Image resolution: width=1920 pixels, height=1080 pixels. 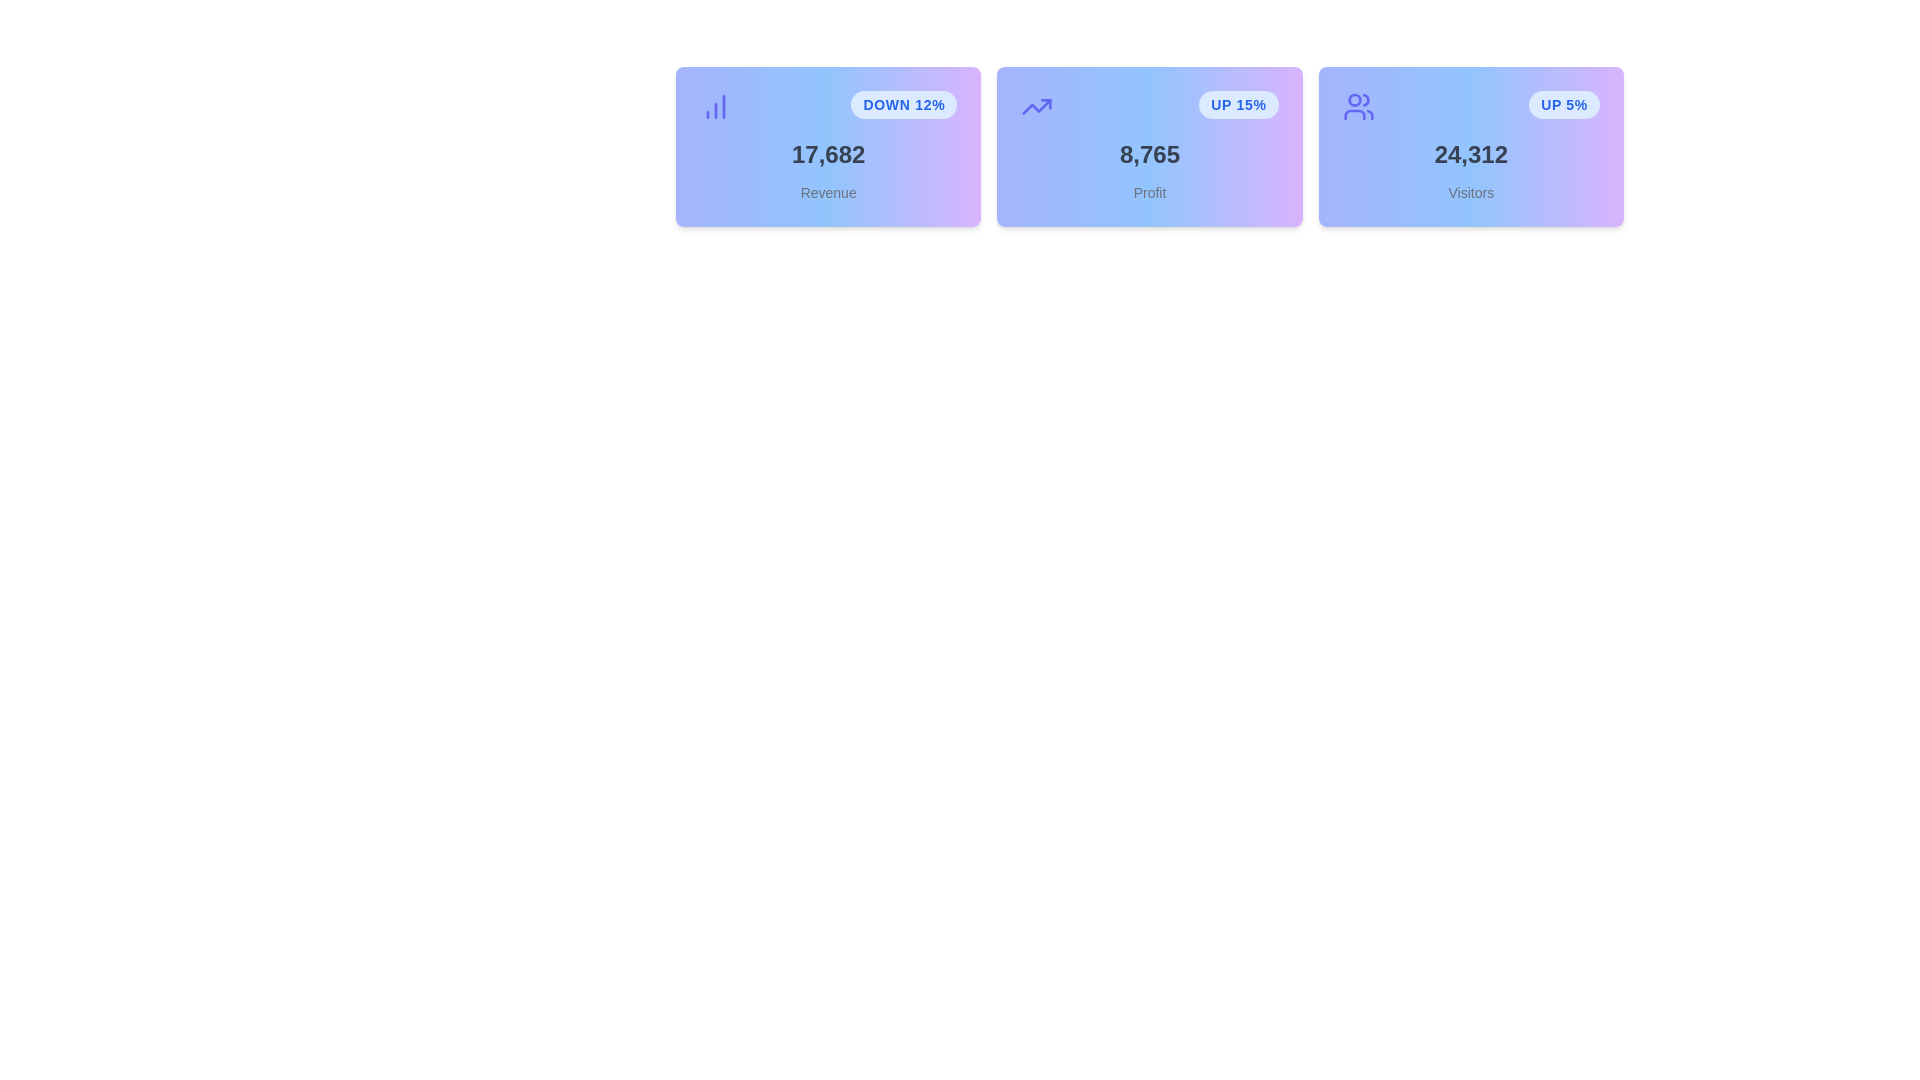 I want to click on numerical metric text '8,765' located in the second card of a horizontal group, positioned below 'Up 15%' and above 'Profit', so click(x=1150, y=153).